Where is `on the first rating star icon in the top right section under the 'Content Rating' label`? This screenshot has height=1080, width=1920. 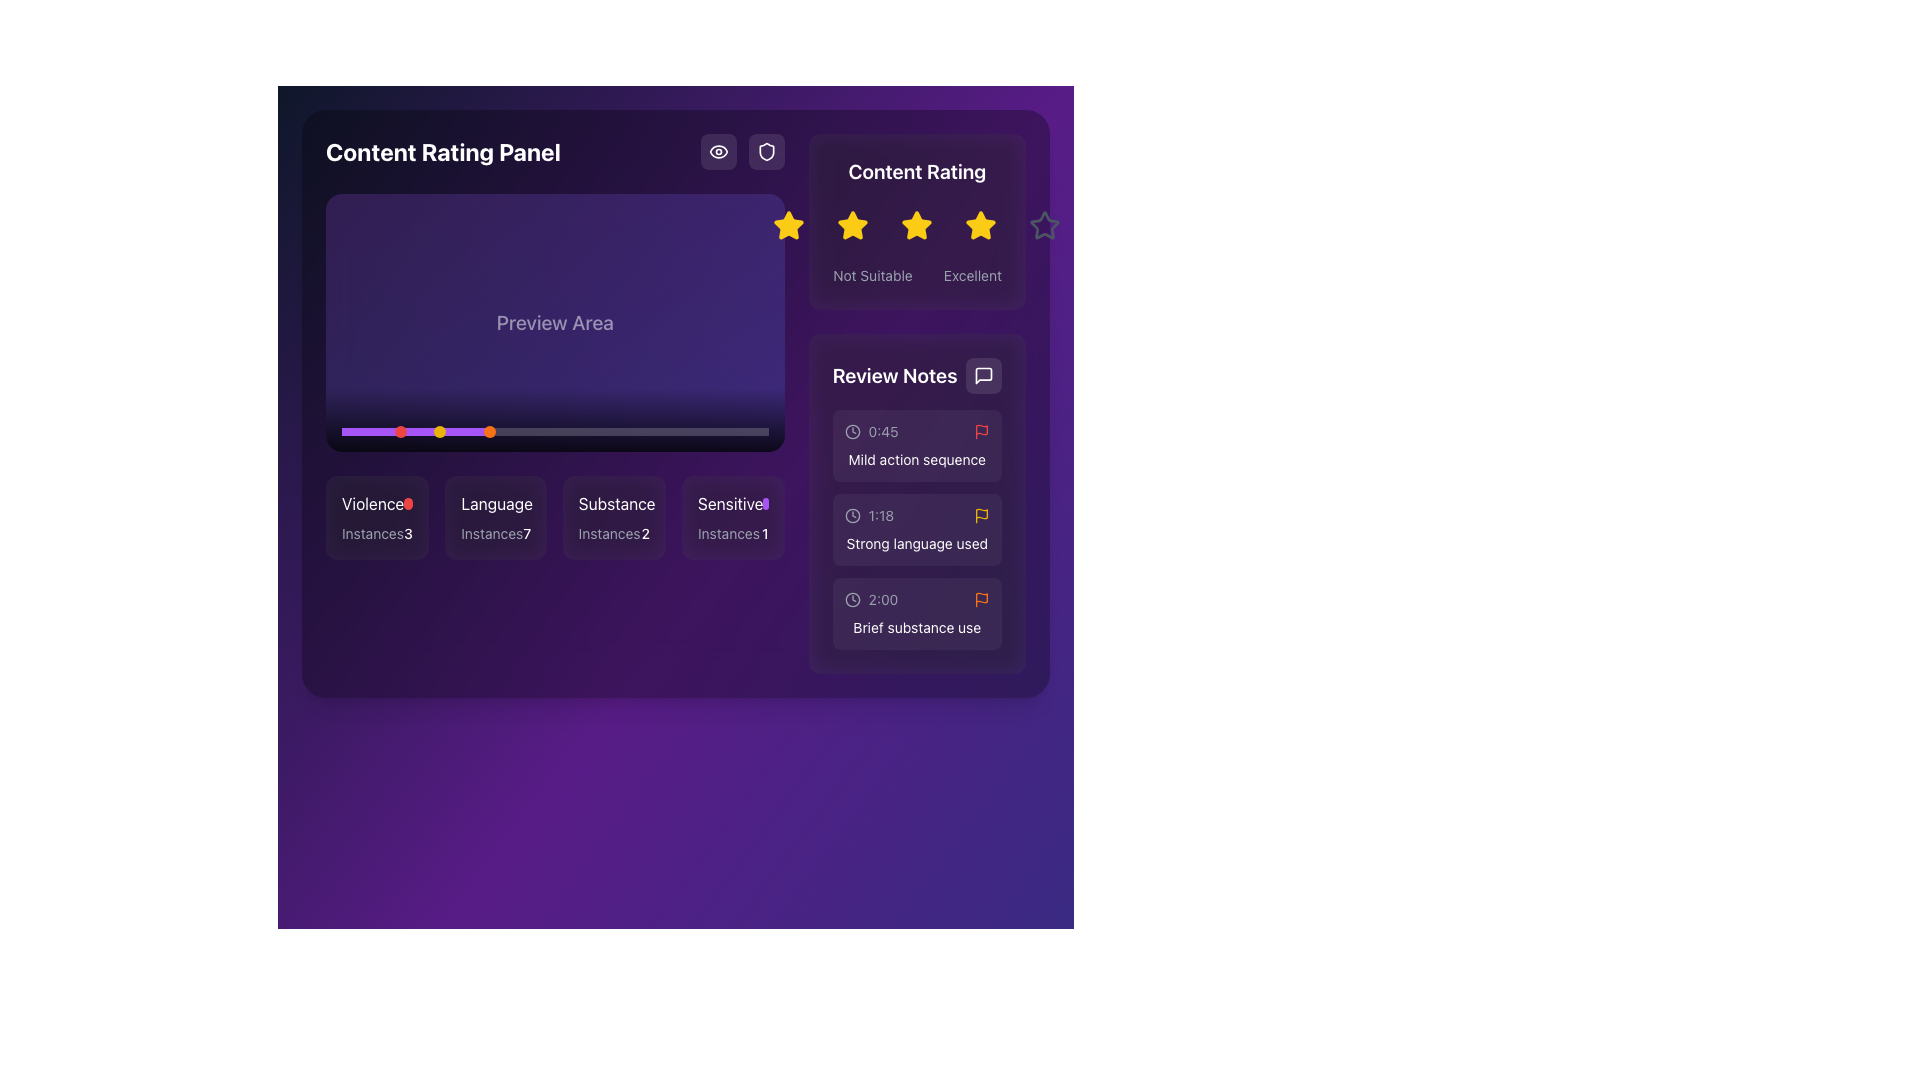 on the first rating star icon in the top right section under the 'Content Rating' label is located at coordinates (788, 225).